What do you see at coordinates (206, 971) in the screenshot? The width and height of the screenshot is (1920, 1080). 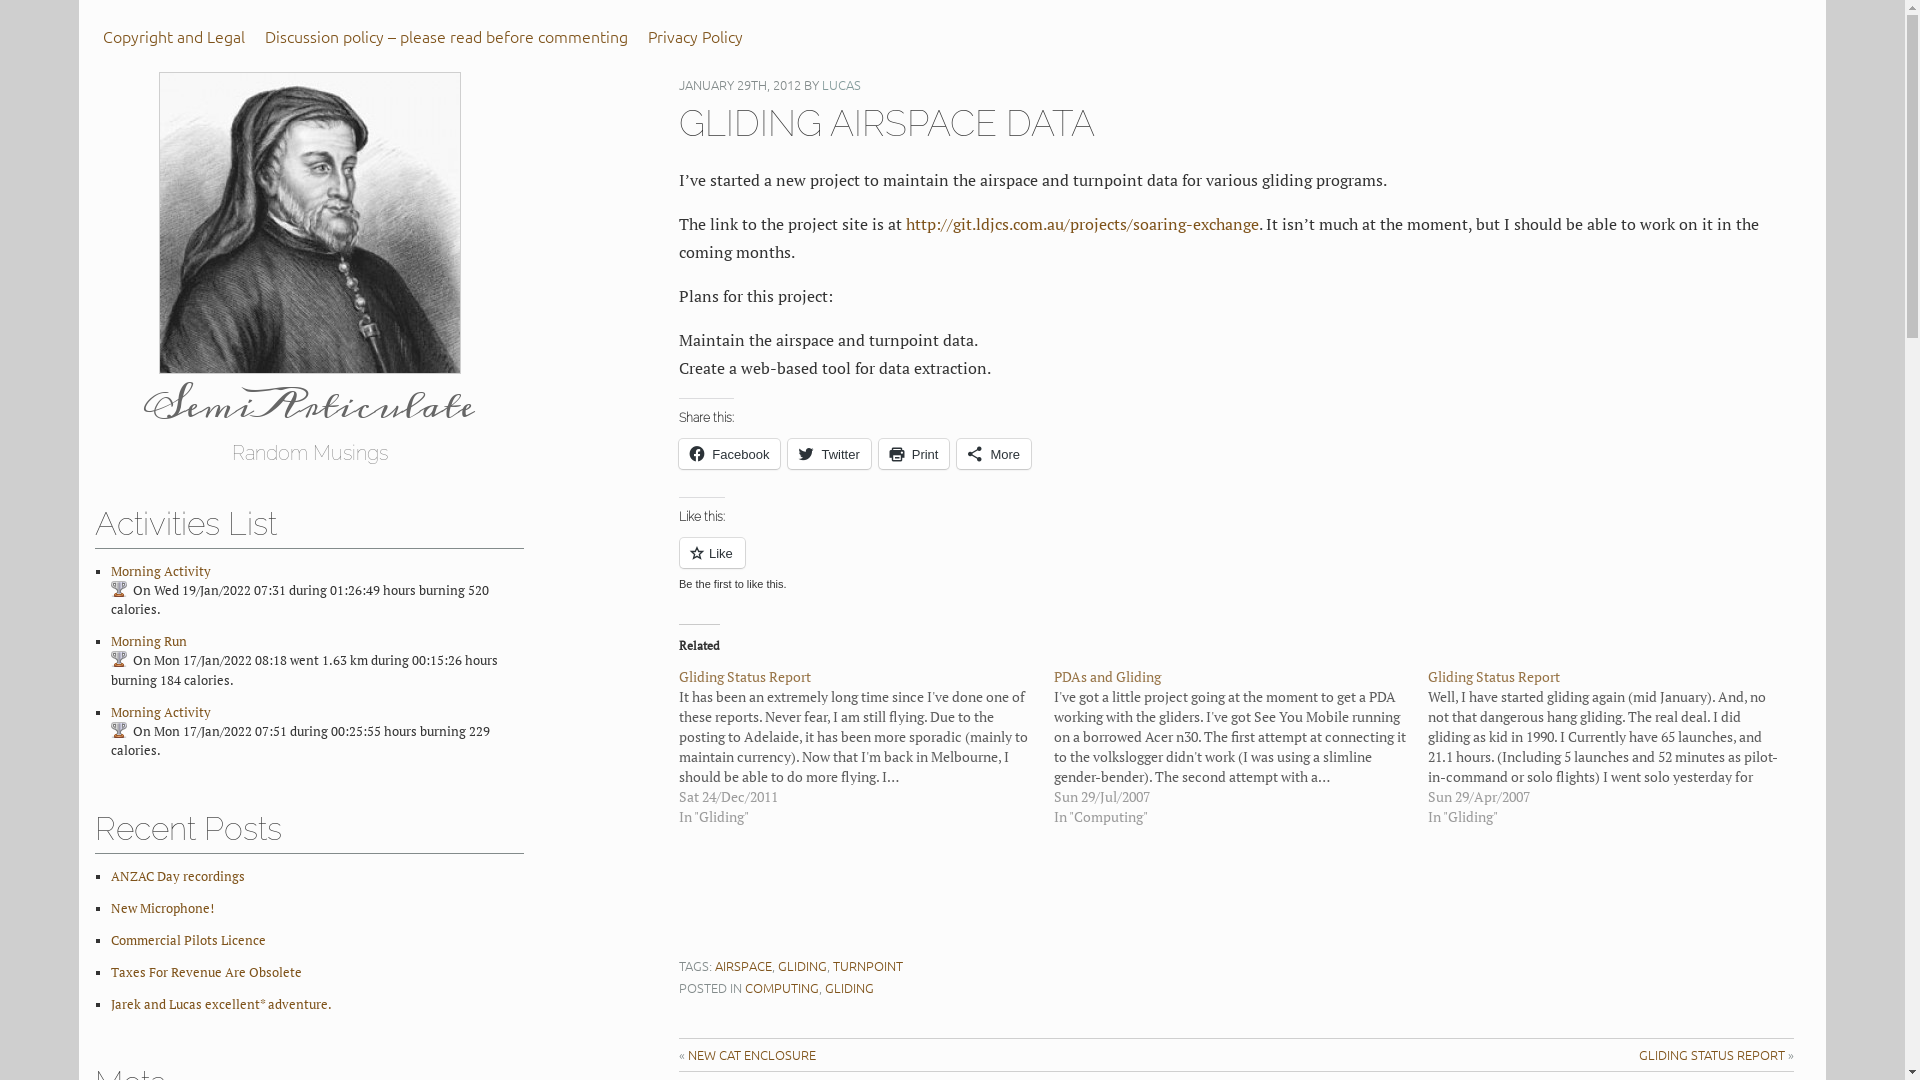 I see `'Taxes For Revenue Are Obsolete'` at bounding box center [206, 971].